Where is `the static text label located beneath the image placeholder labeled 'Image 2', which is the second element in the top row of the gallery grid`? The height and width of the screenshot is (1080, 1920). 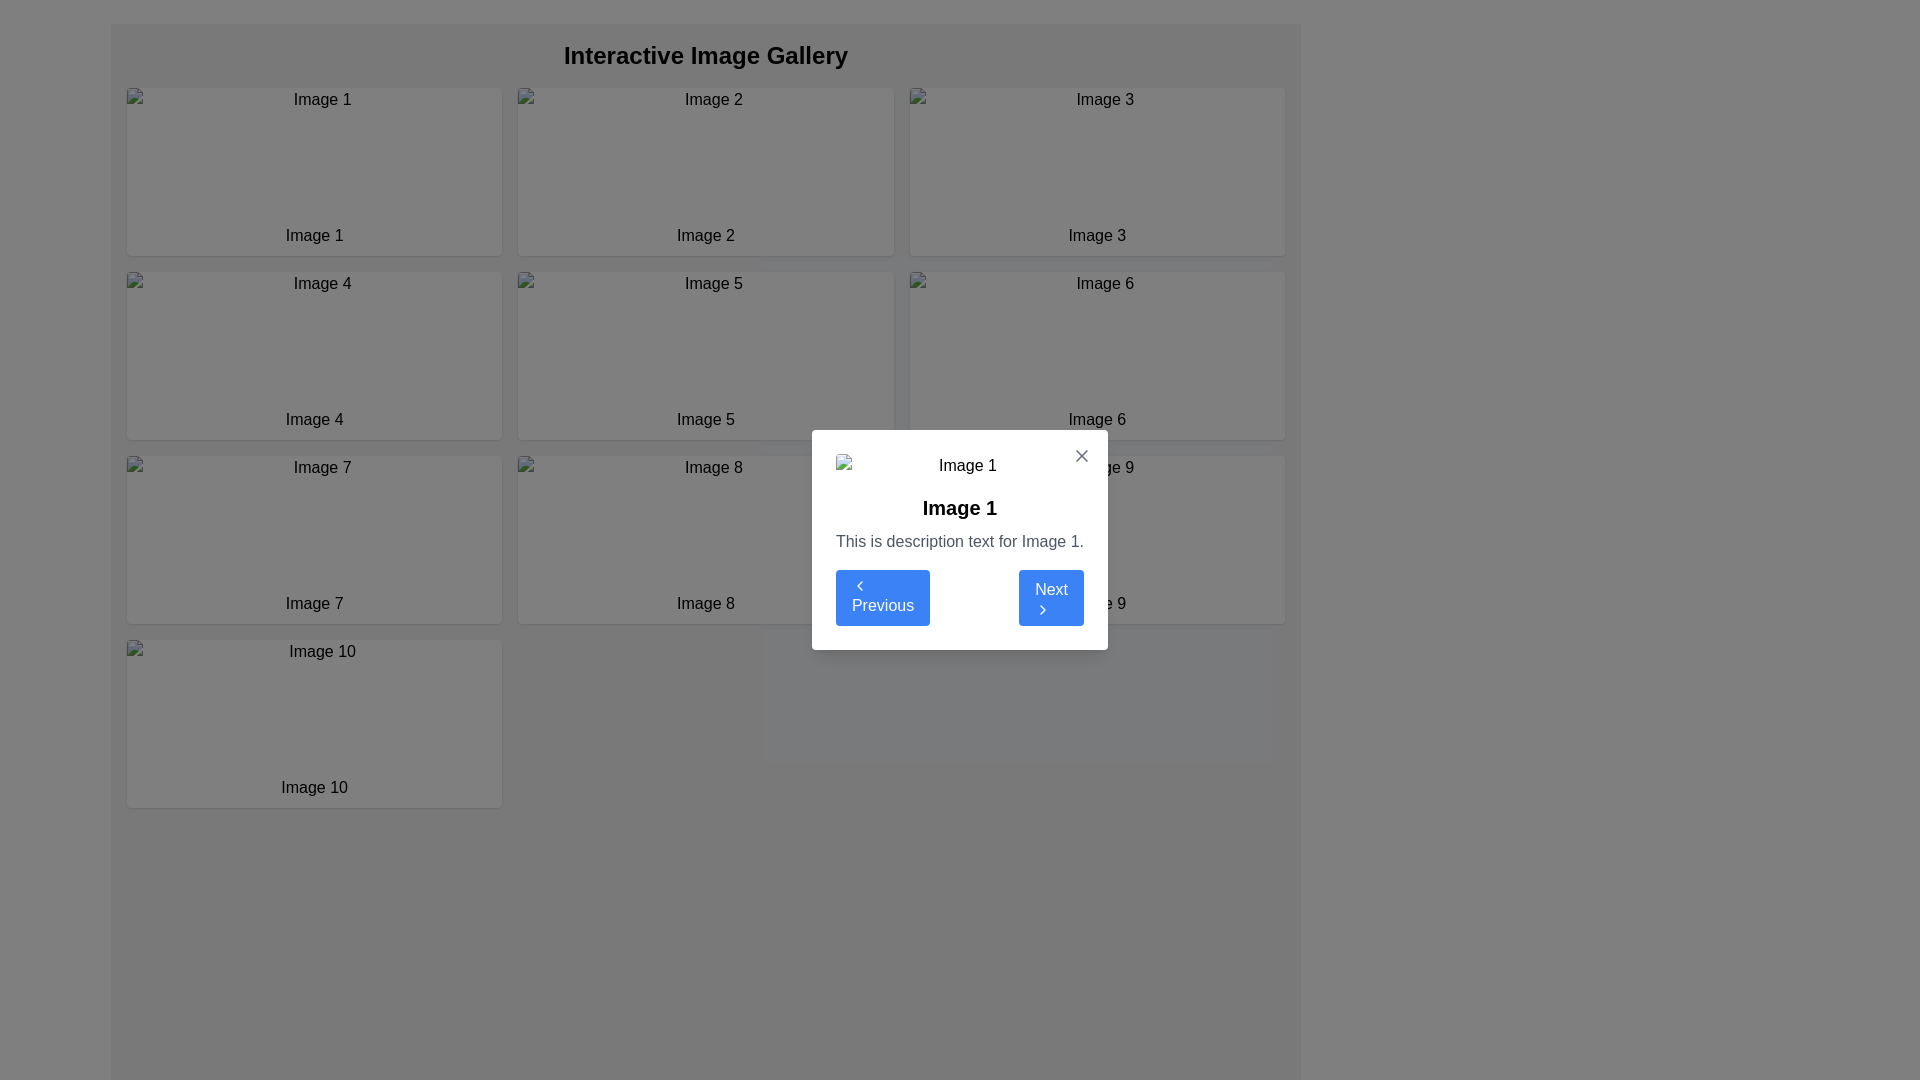 the static text label located beneath the image placeholder labeled 'Image 2', which is the second element in the top row of the gallery grid is located at coordinates (705, 234).